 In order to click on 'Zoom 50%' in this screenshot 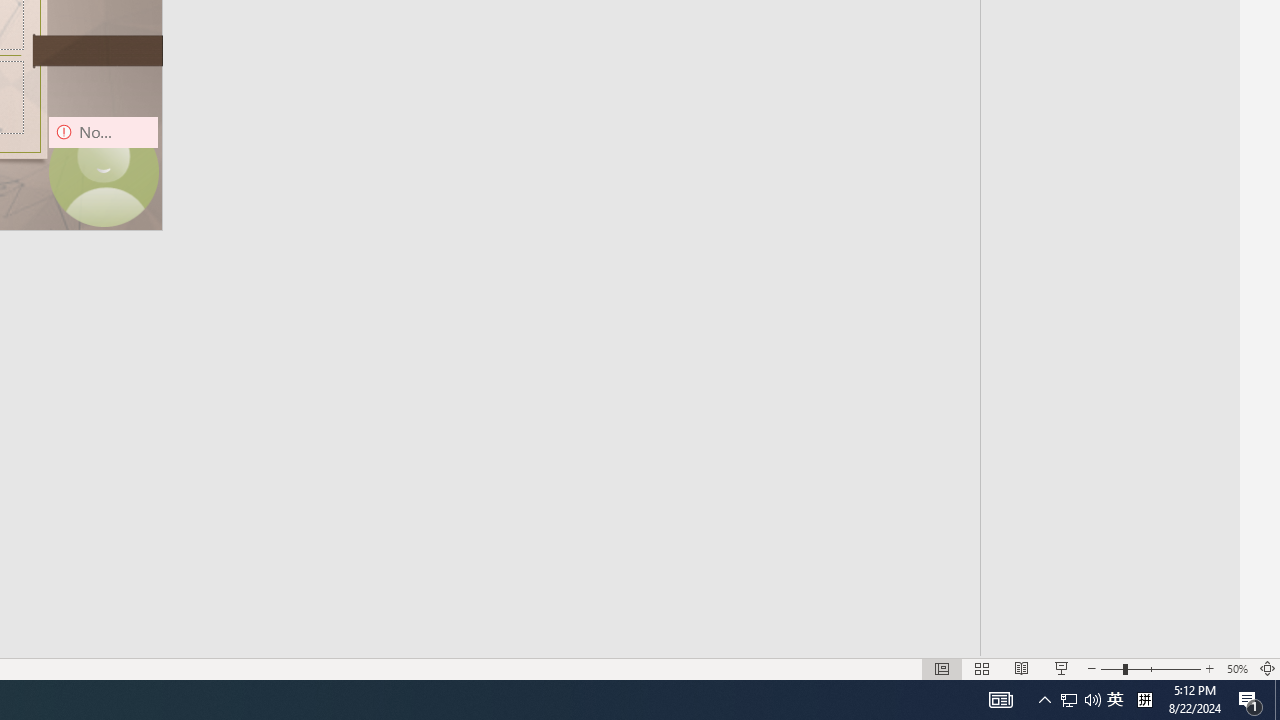, I will do `click(1236, 669)`.